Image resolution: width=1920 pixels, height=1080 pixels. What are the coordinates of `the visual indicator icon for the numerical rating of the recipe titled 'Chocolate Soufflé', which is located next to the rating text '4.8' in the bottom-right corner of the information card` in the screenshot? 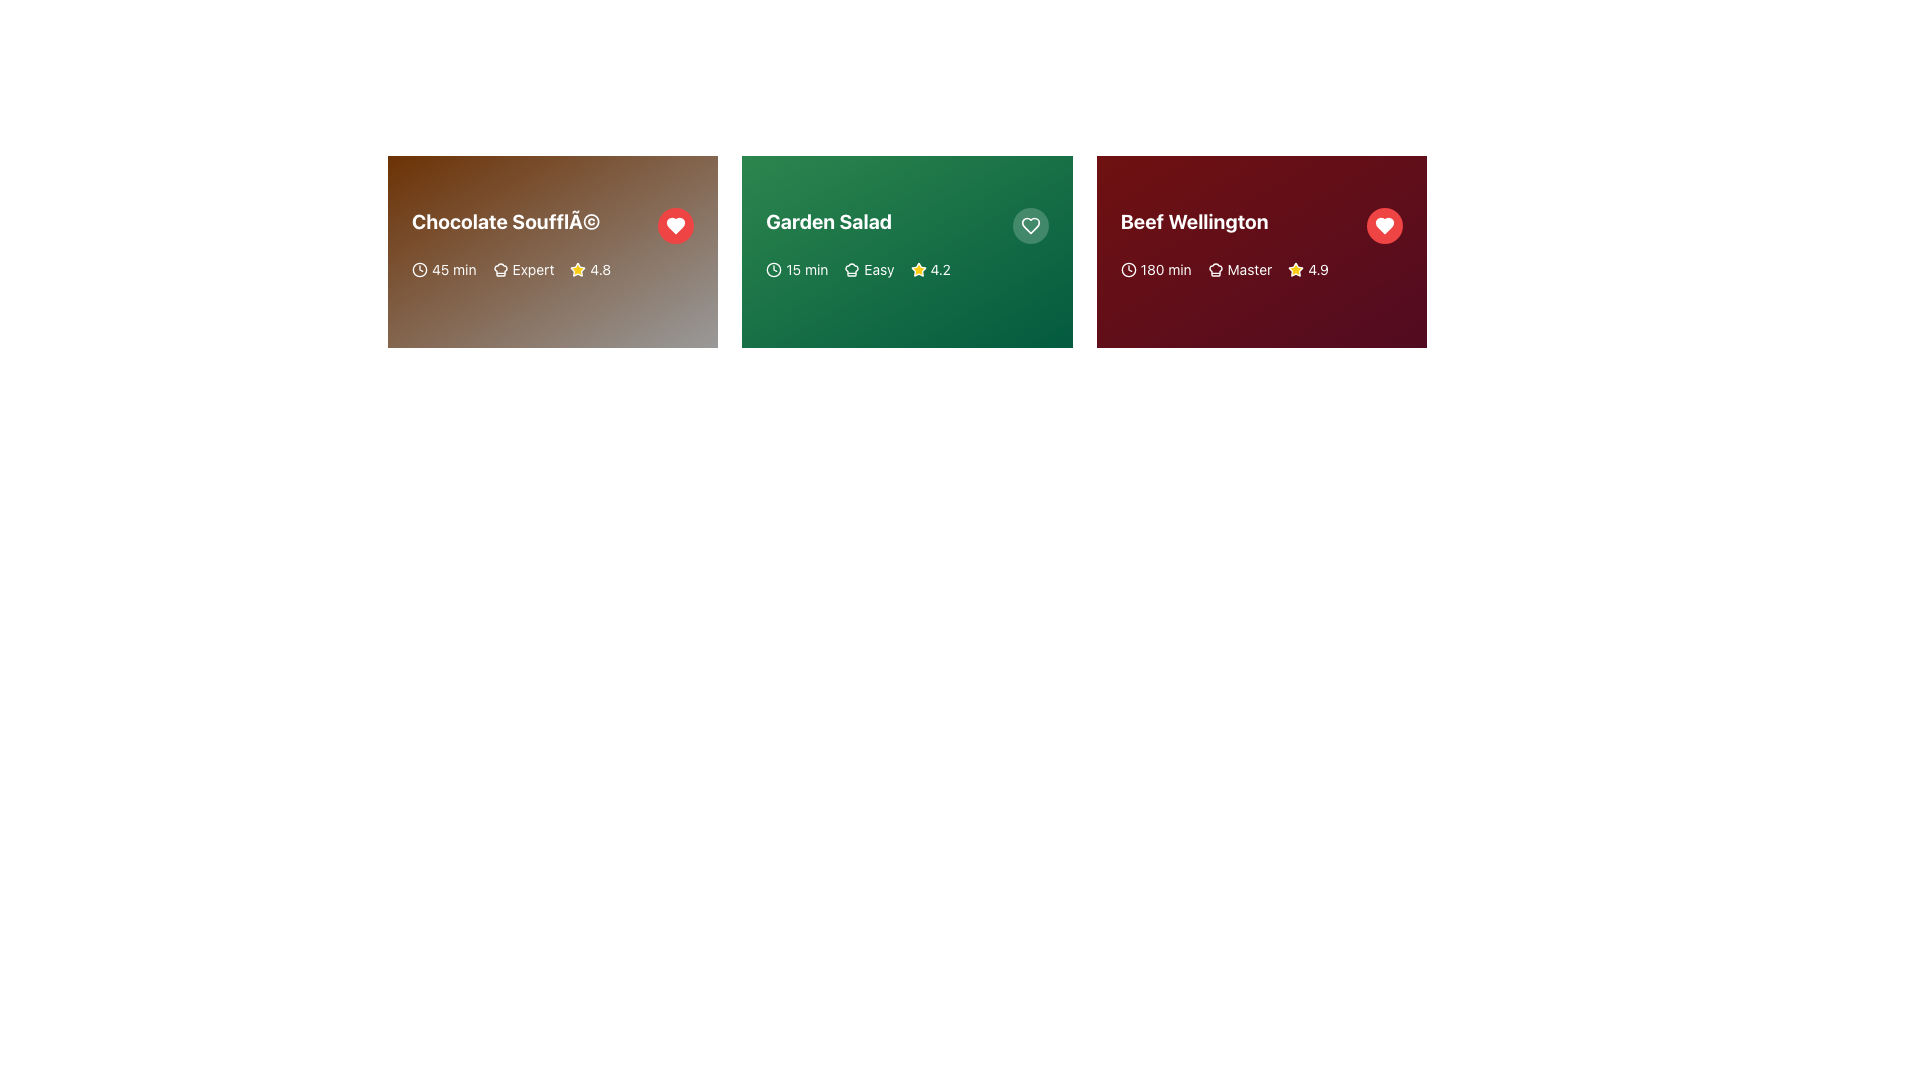 It's located at (577, 268).